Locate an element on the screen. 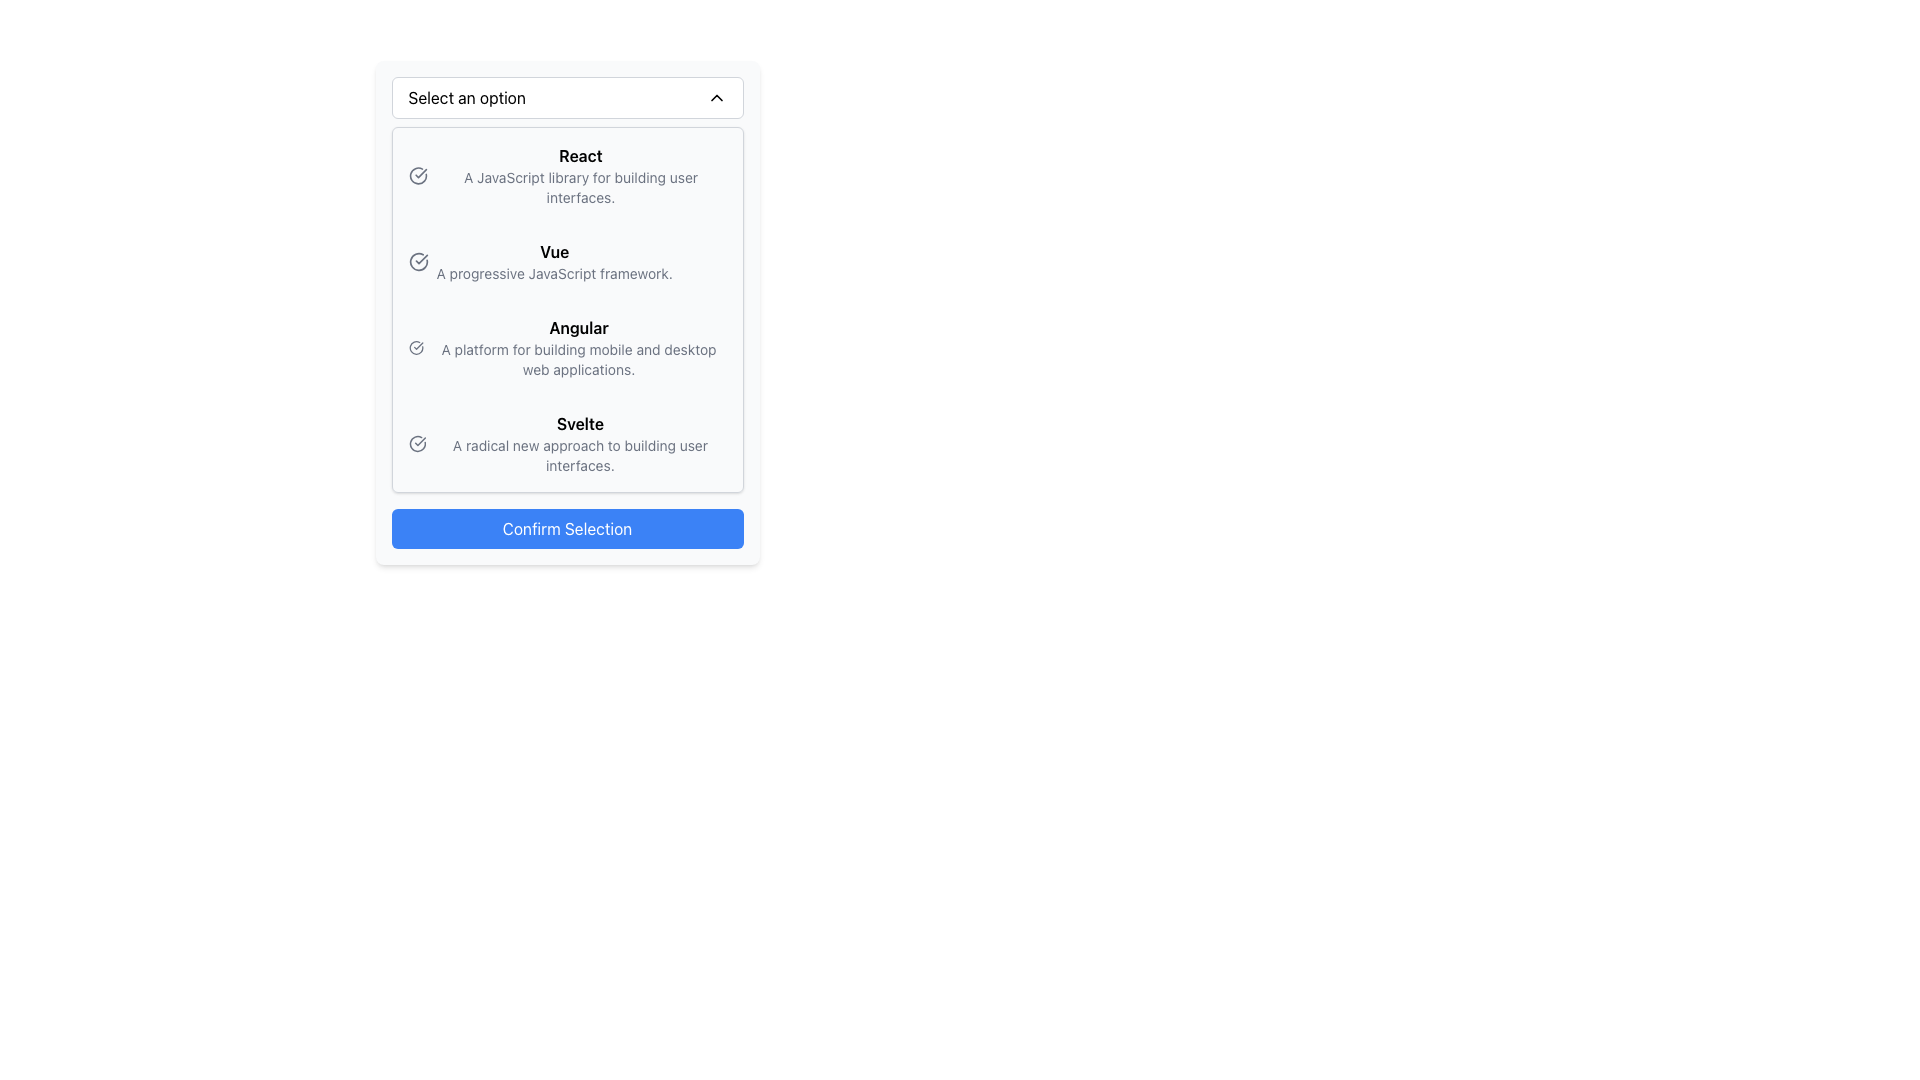 This screenshot has width=1920, height=1080. the selection indicator or checkmark icon located to the left of the text 'Vue' is located at coordinates (417, 261).